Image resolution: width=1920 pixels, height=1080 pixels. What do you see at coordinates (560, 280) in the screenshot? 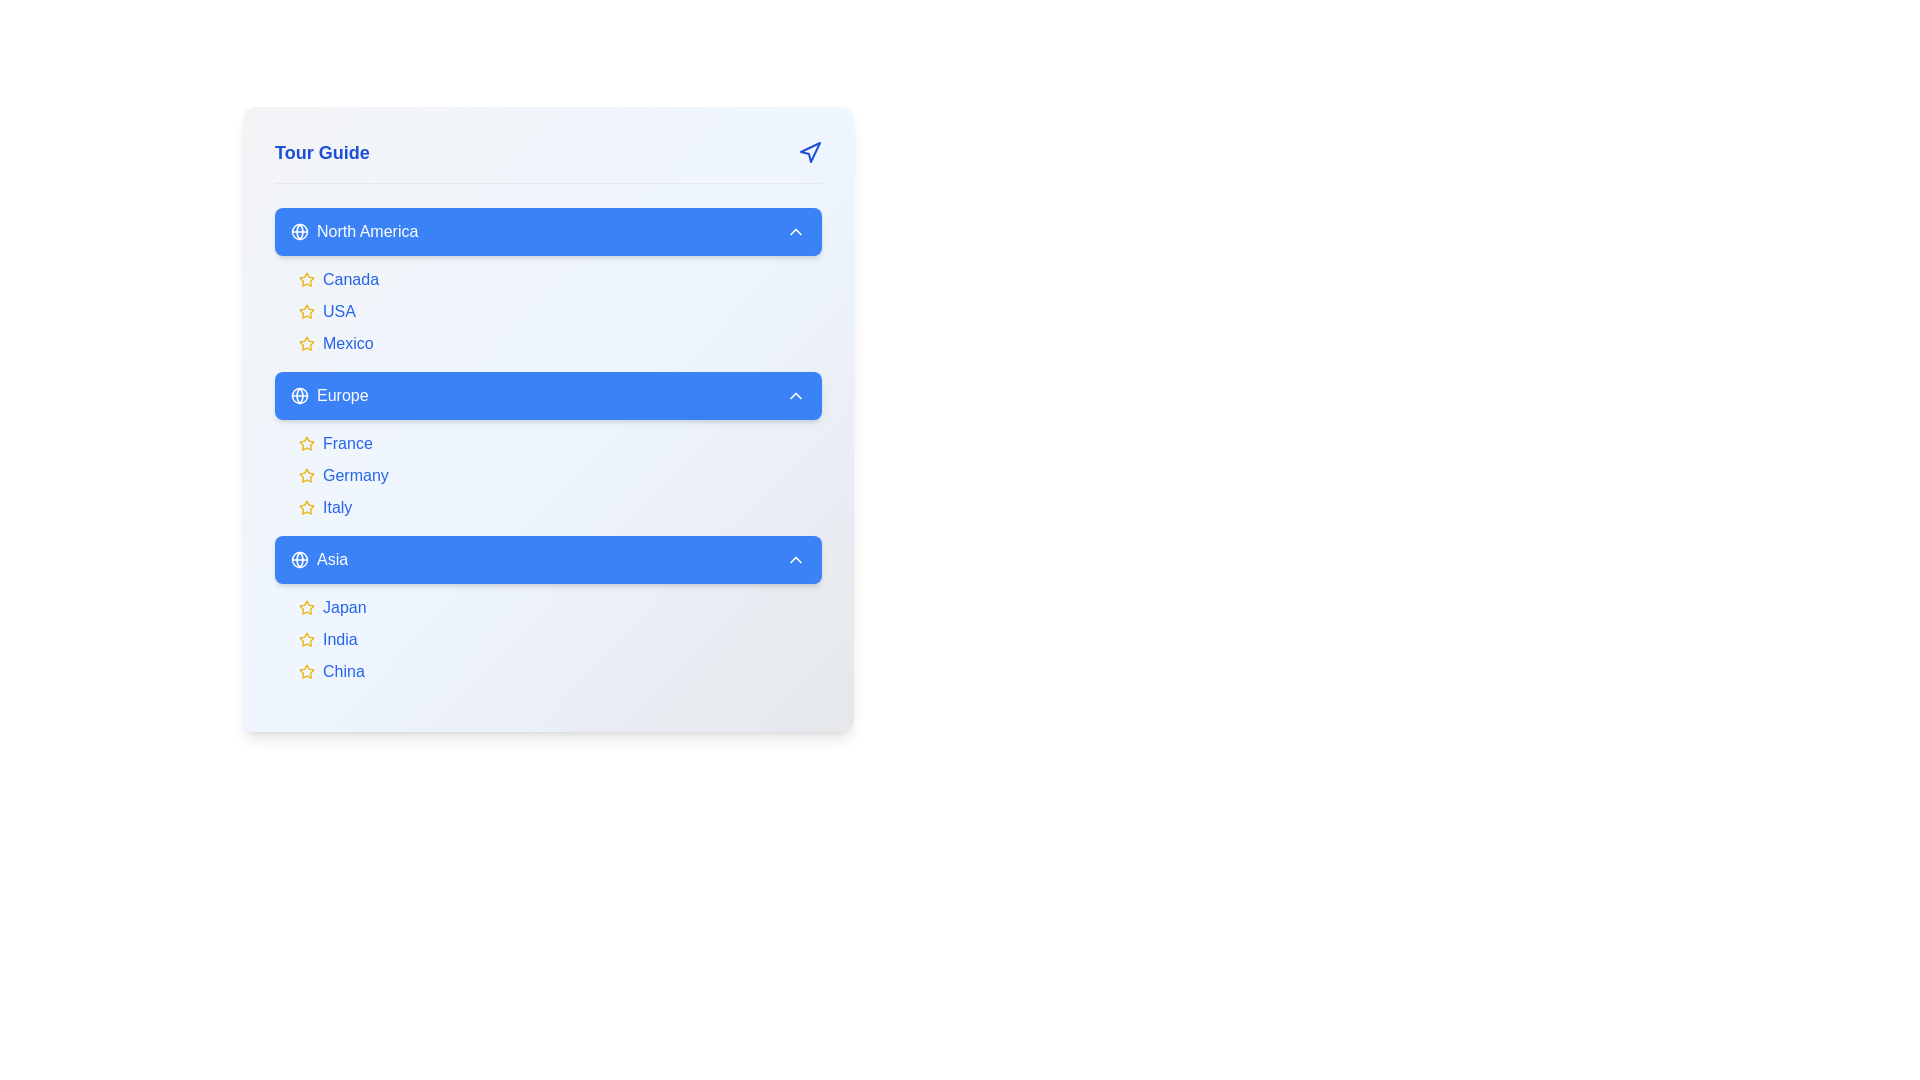
I see `the first hyperlink in the 'North America' collapsible section` at bounding box center [560, 280].